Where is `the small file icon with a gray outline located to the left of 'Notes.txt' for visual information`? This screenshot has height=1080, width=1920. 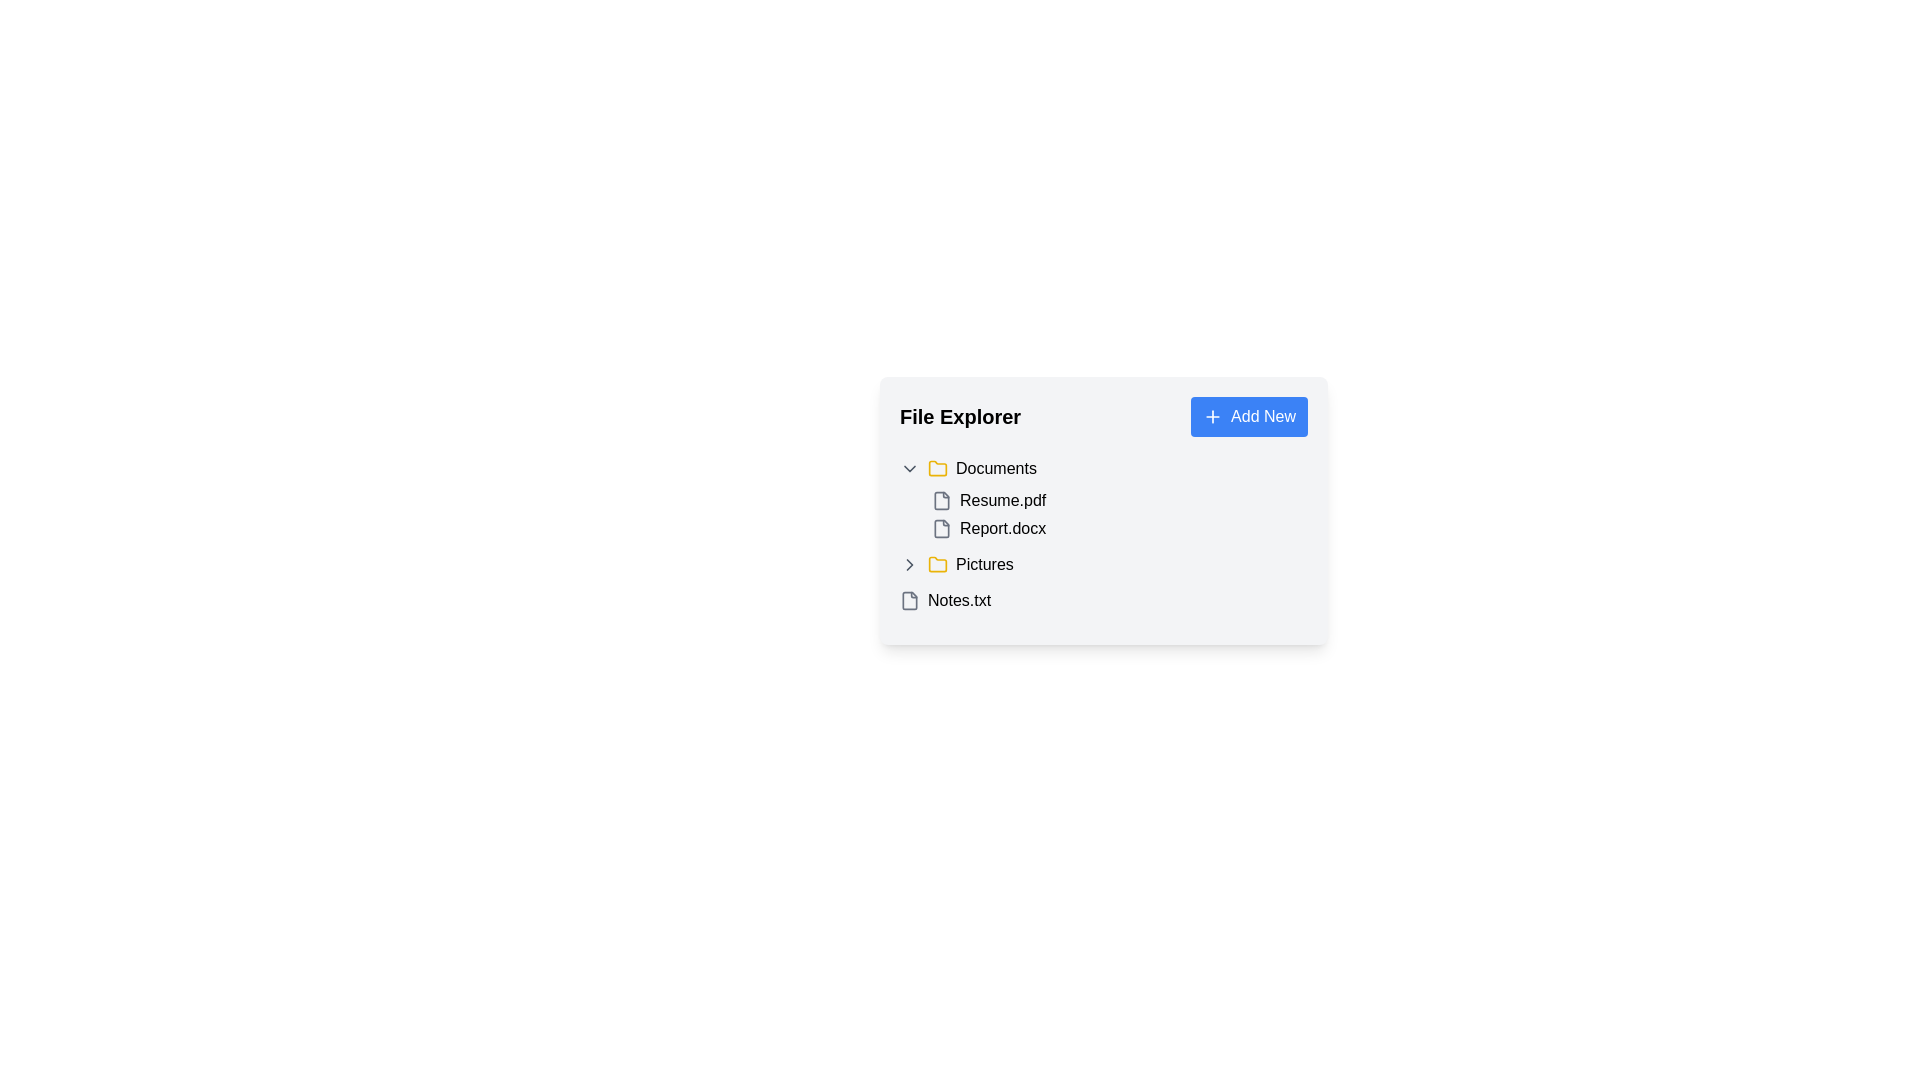
the small file icon with a gray outline located to the left of 'Notes.txt' for visual information is located at coordinates (909, 600).